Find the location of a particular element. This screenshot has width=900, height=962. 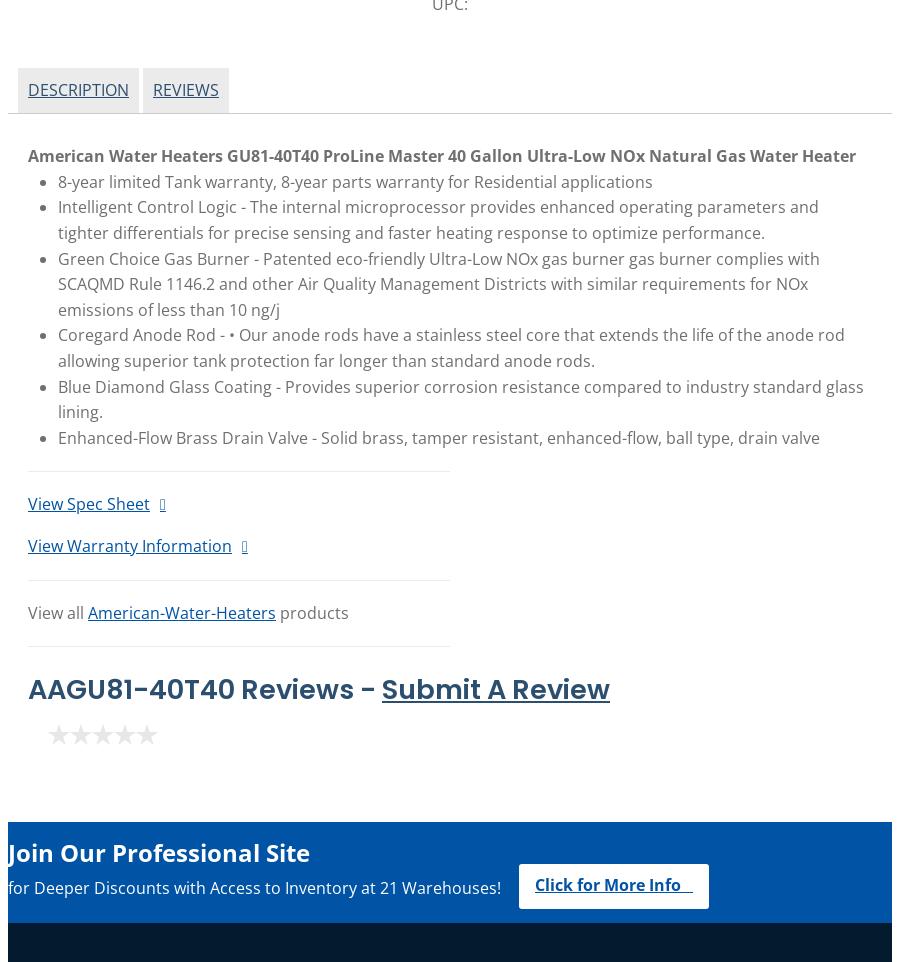

'View Warranty Information' is located at coordinates (129, 544).